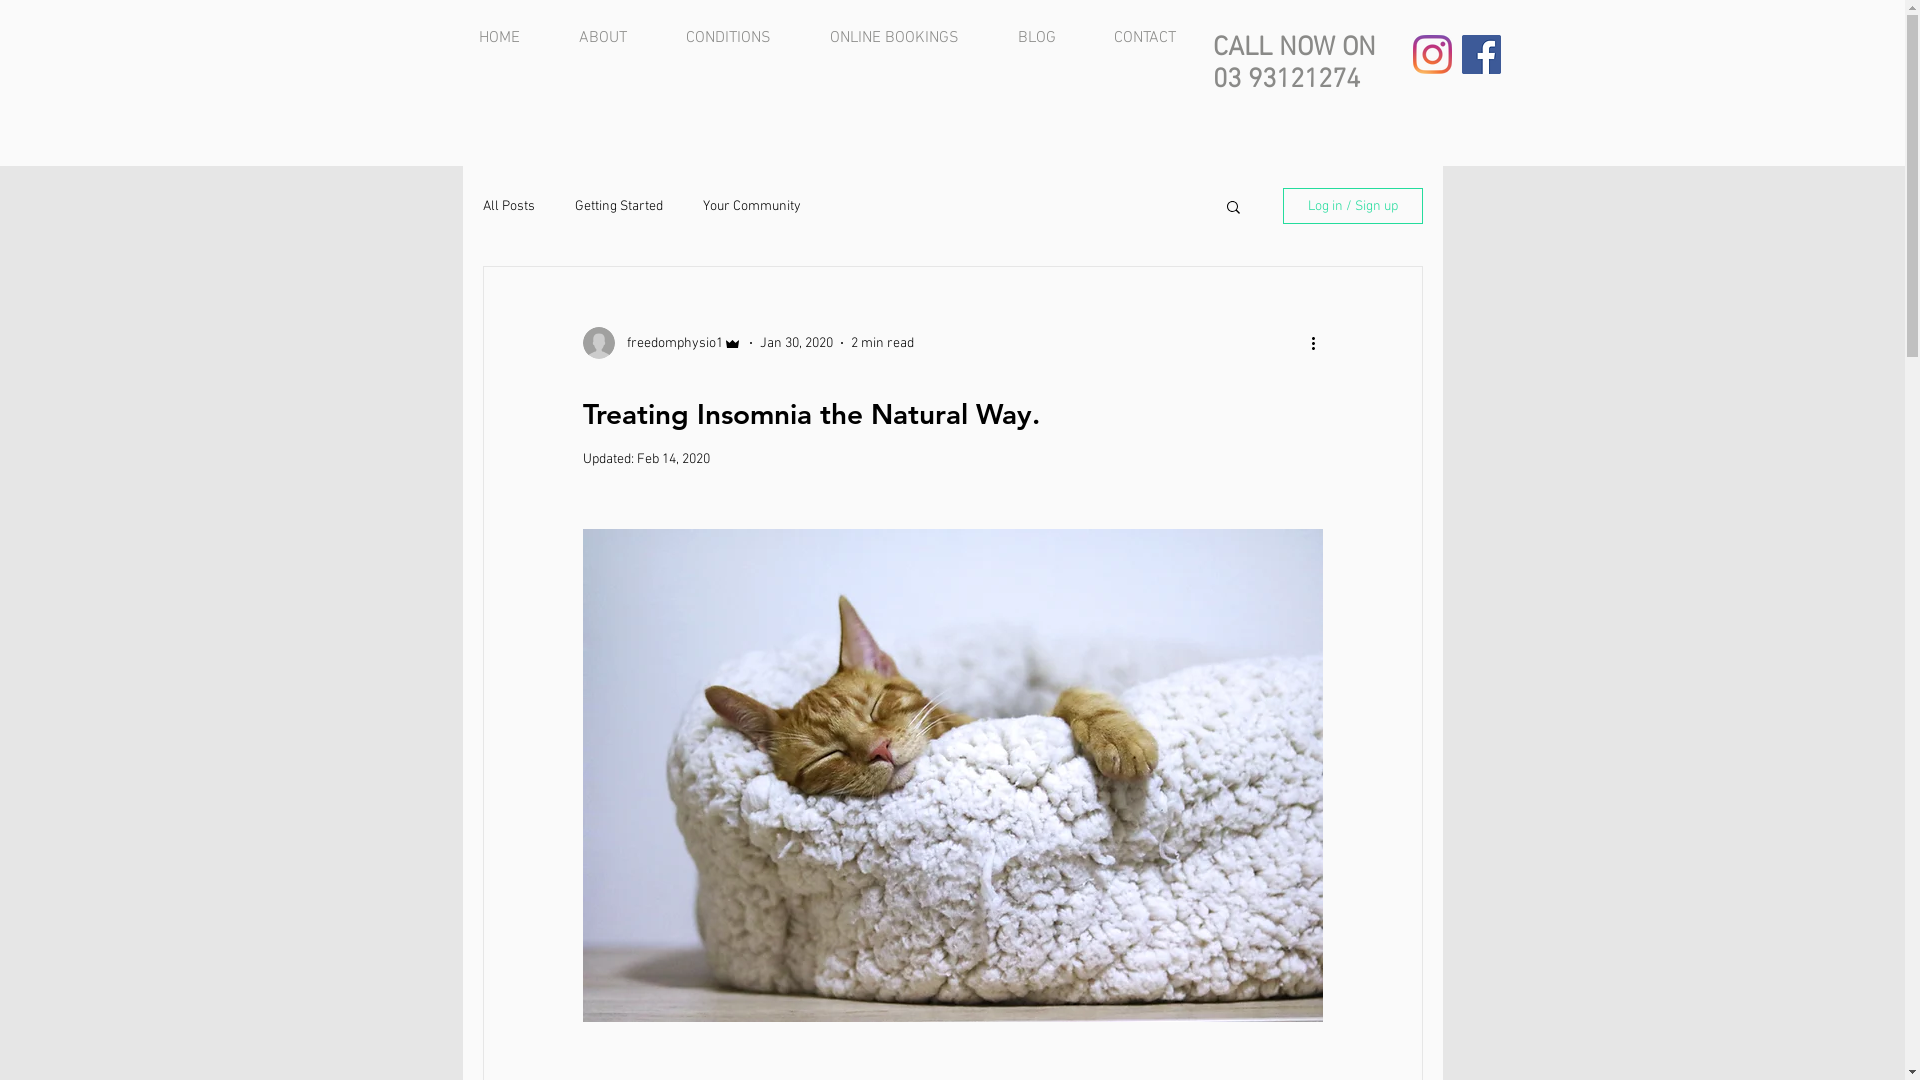  I want to click on 'CONTACT', so click(1157, 38).